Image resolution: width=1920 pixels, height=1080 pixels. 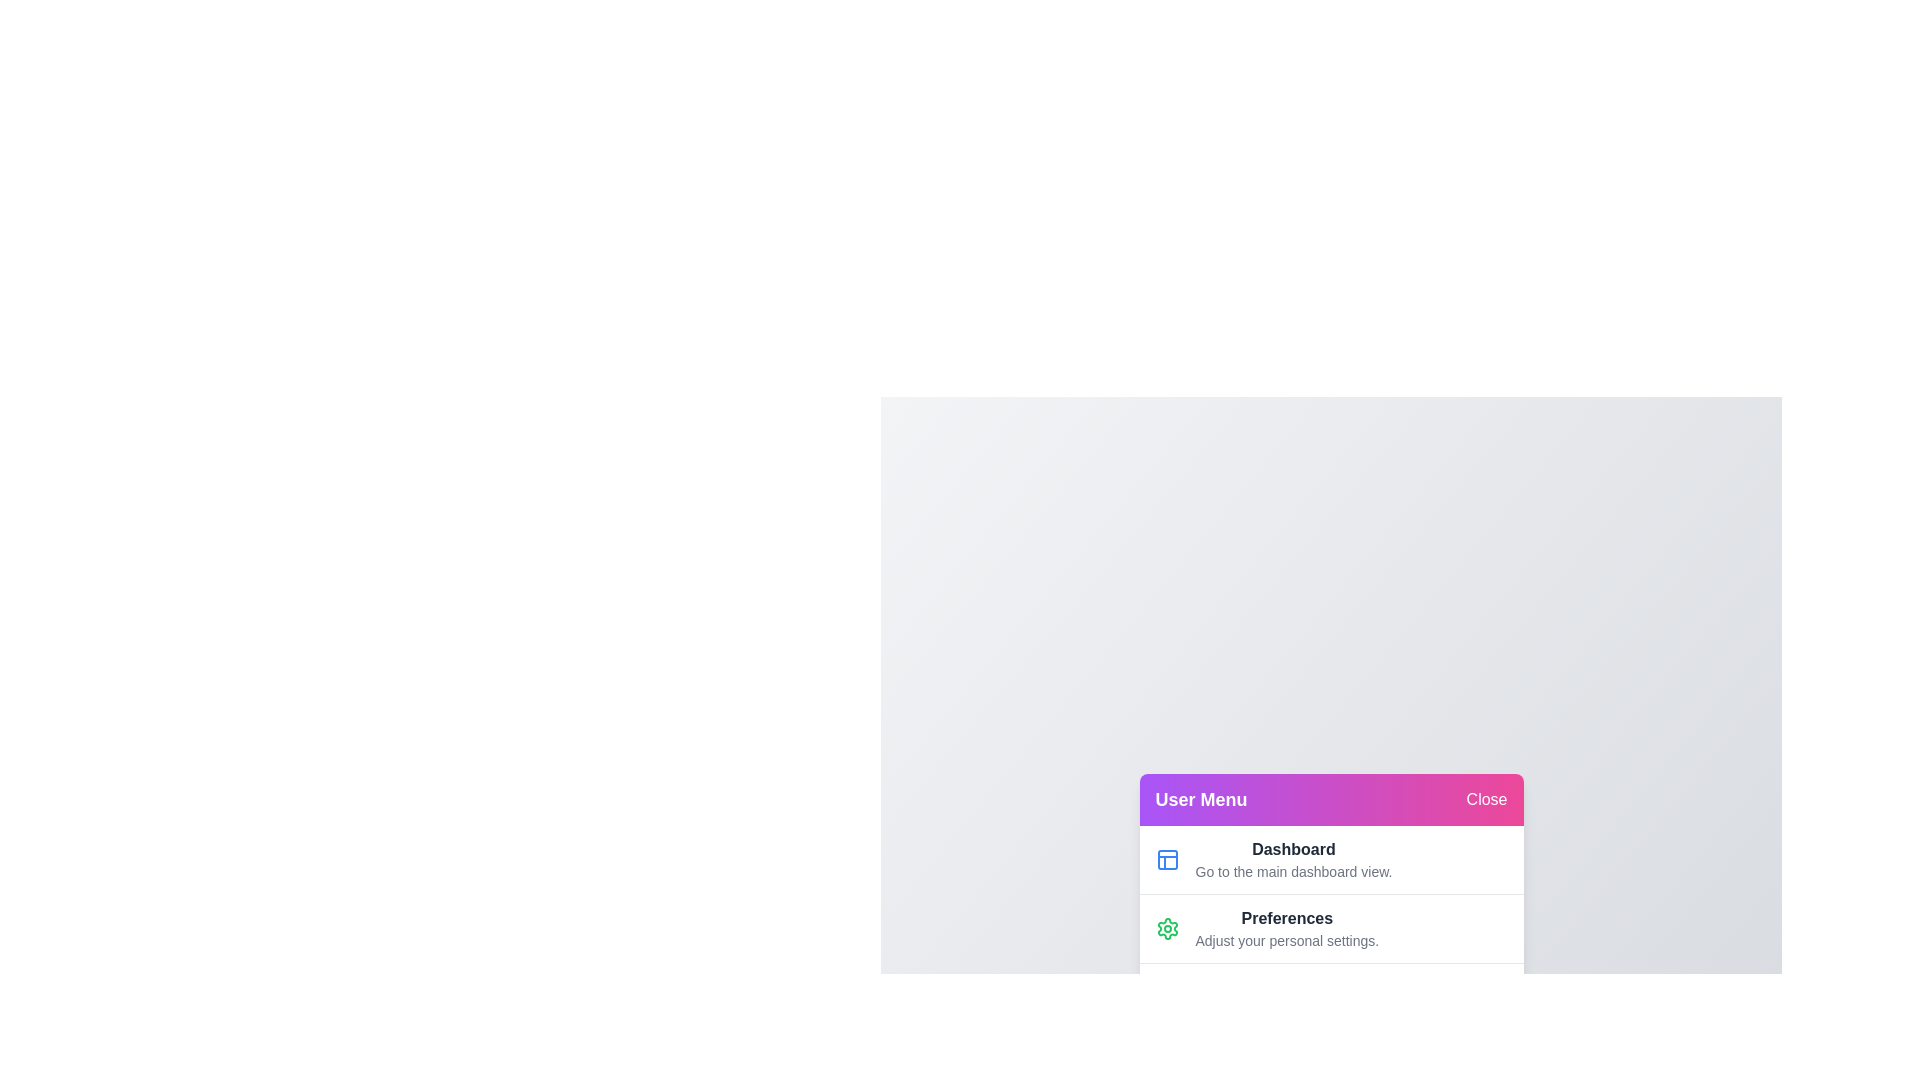 What do you see at coordinates (1293, 858) in the screenshot?
I see `the menu item Dashboard by clicking on it` at bounding box center [1293, 858].